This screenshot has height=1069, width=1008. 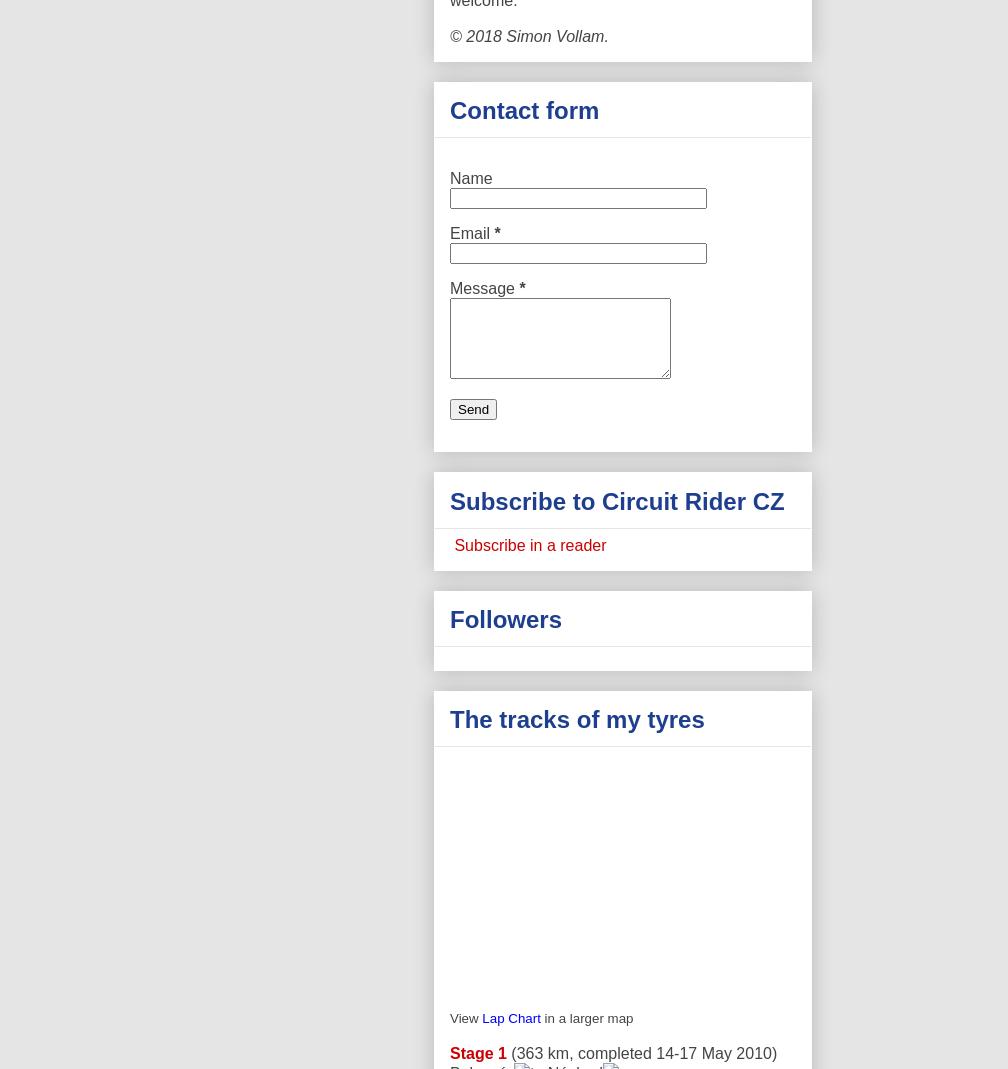 I want to click on '(363 km, completed 14-17 May 2010)', so click(x=506, y=1053).